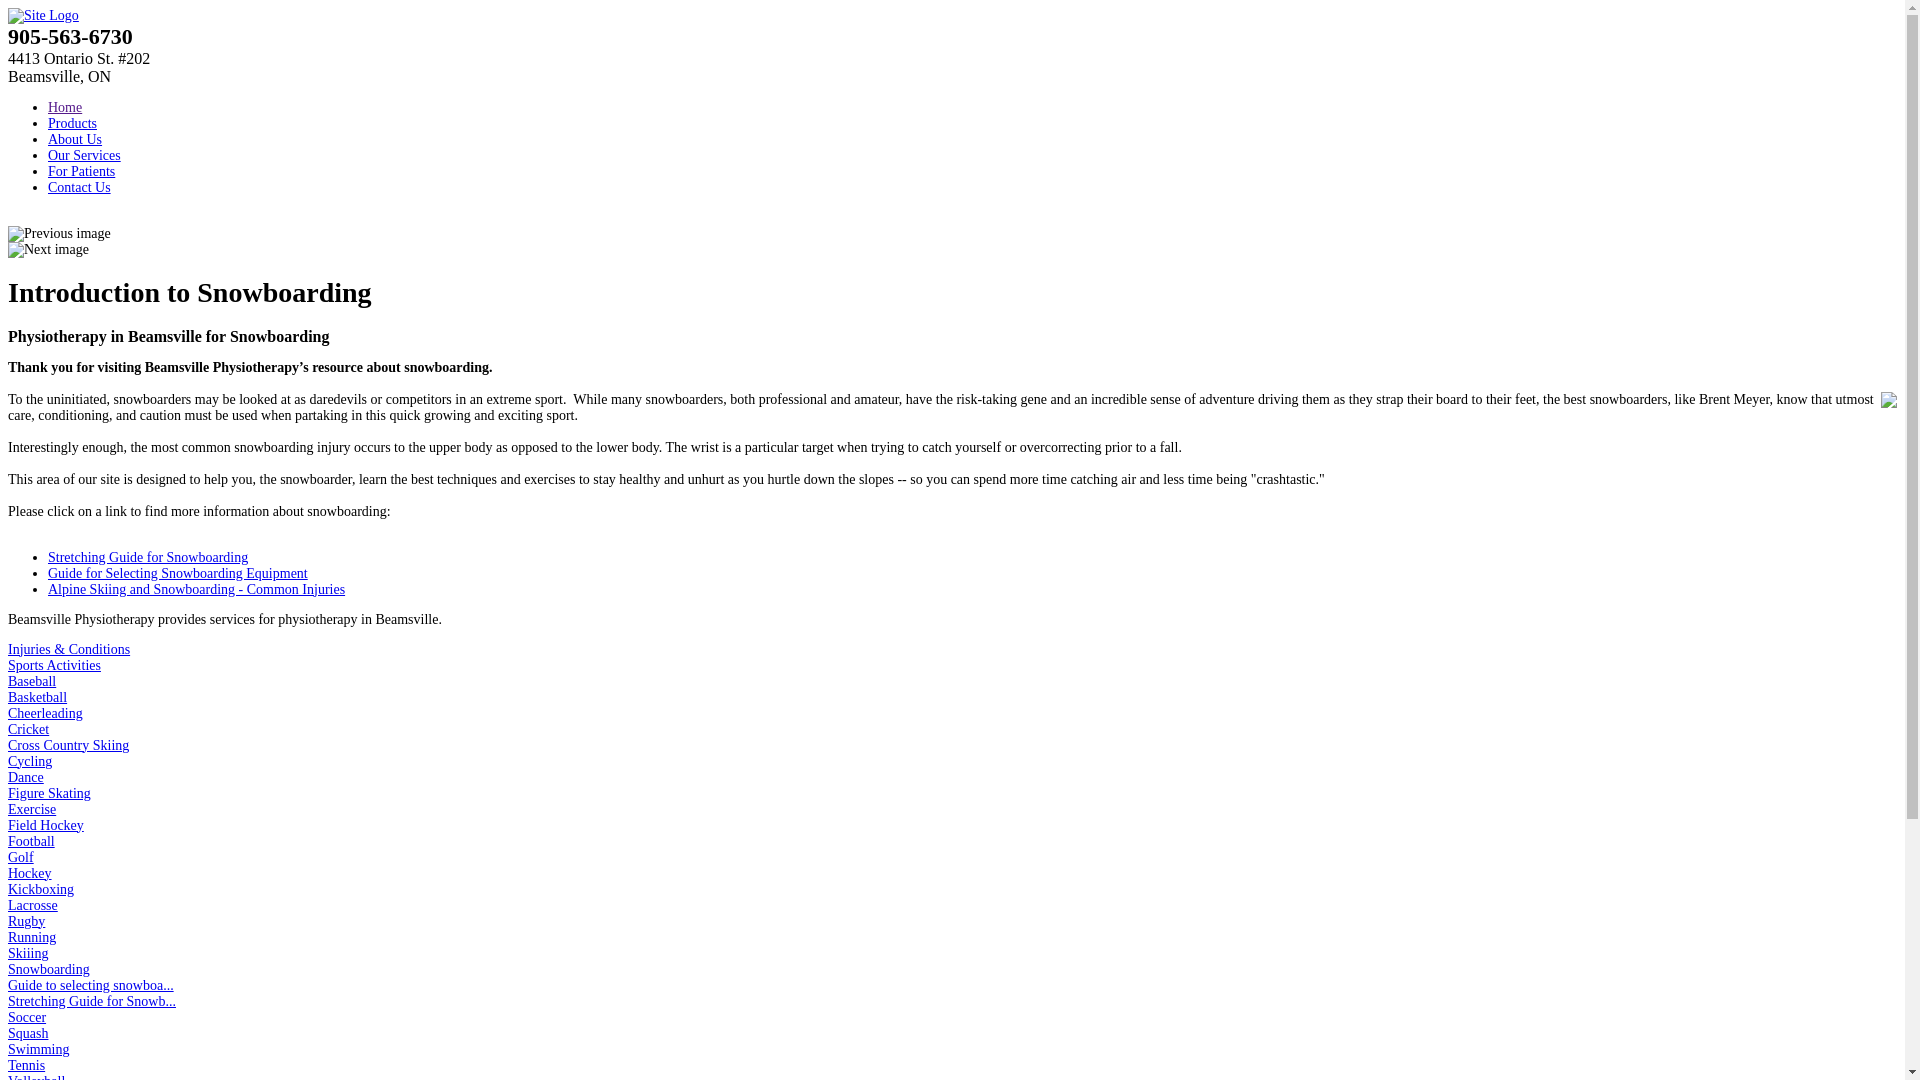  What do you see at coordinates (45, 712) in the screenshot?
I see `'Cheerleading'` at bounding box center [45, 712].